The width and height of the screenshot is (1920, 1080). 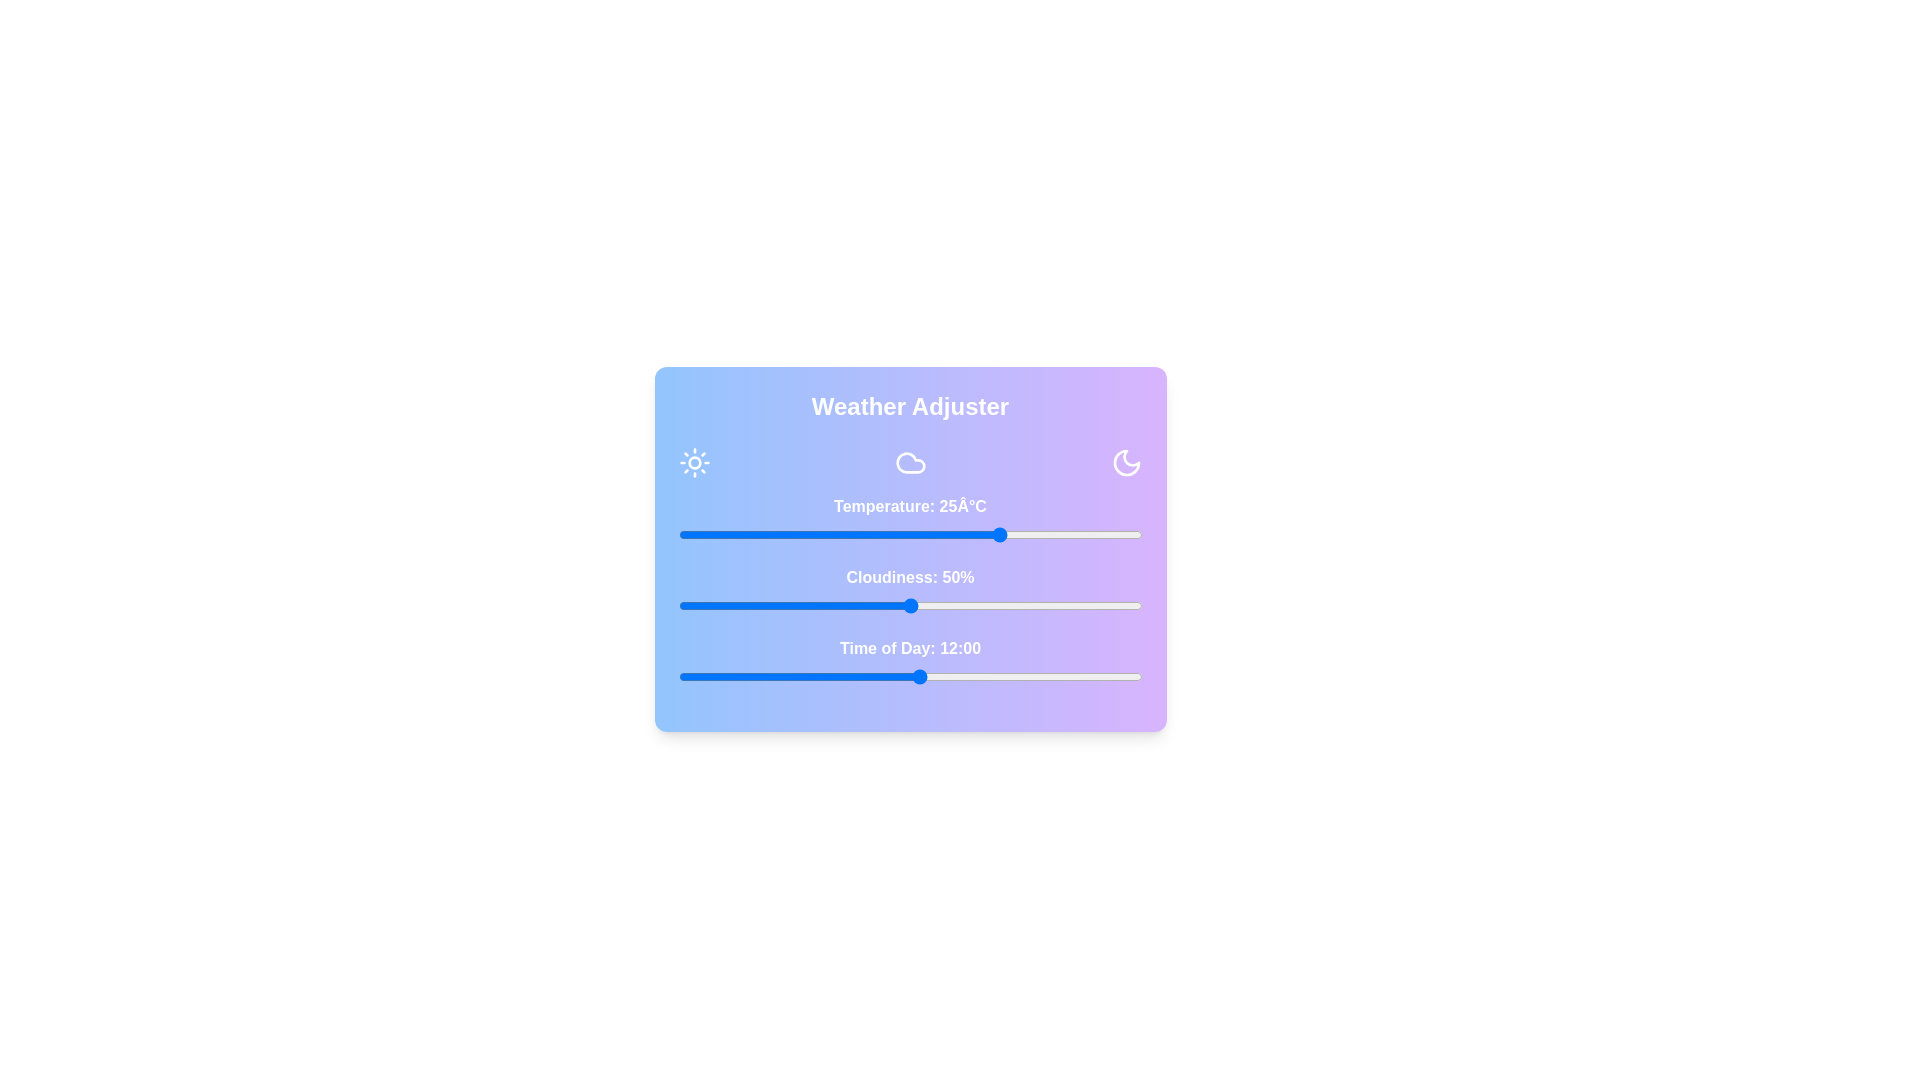 I want to click on the time of day, so click(x=899, y=676).